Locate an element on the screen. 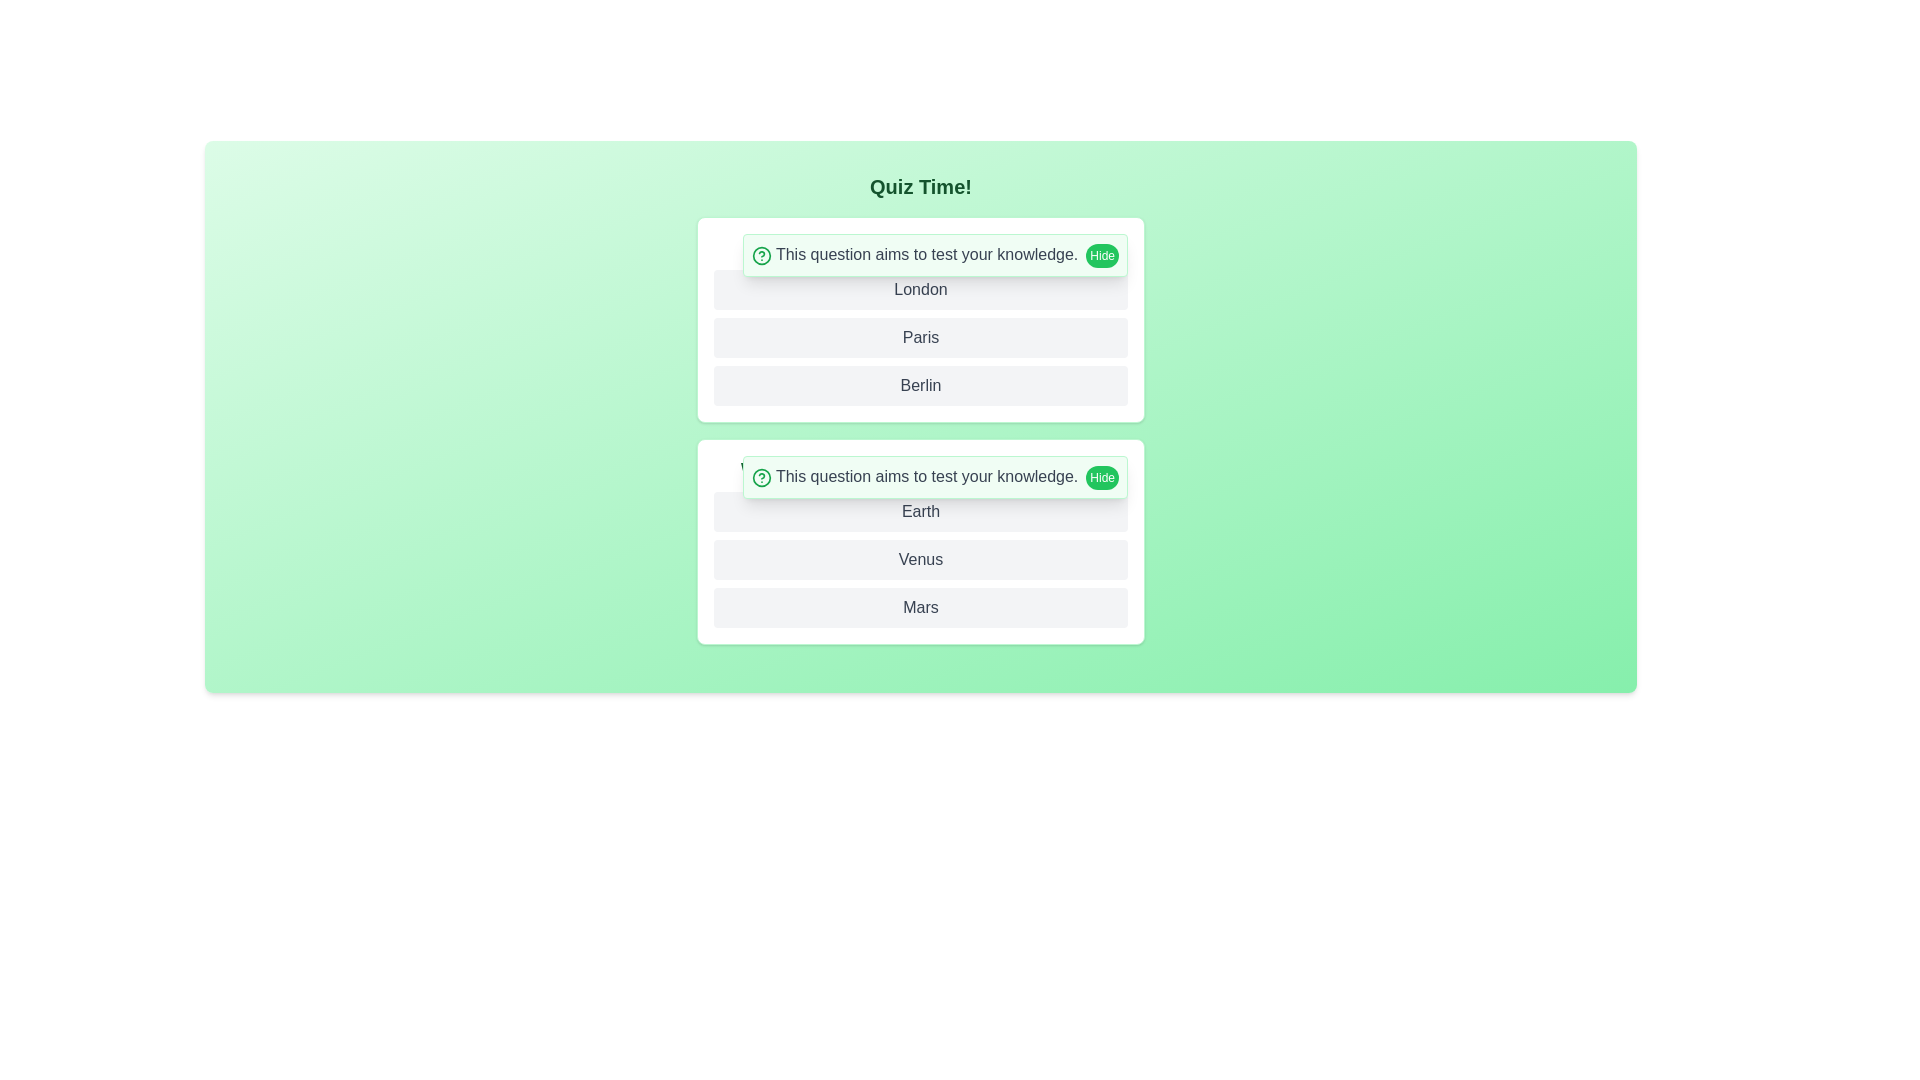  text of the informational header located at the top of the quiz card, which provides context about the quiz and includes a hide functionality is located at coordinates (934, 477).